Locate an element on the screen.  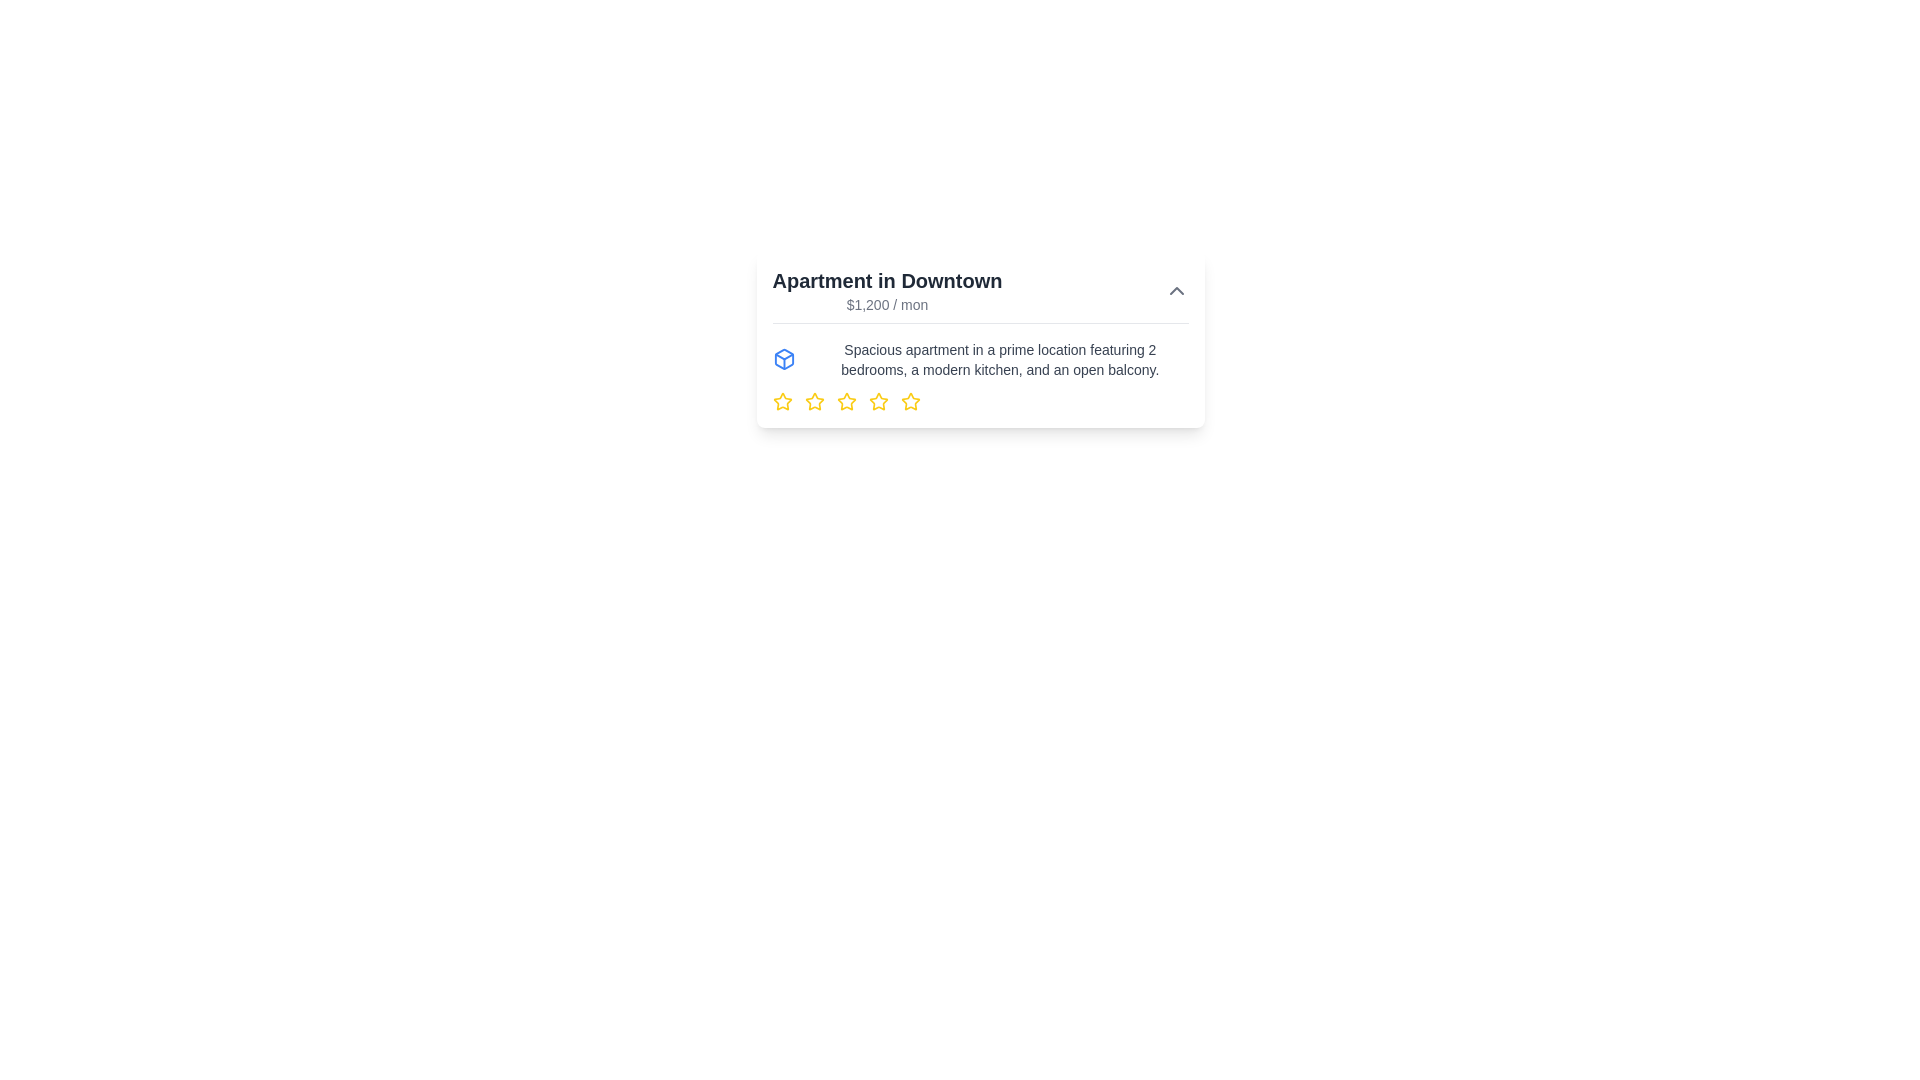
the text description of the spacious apartment, which is styled in a smaller gray font and located in the top-central region of the card layout, slightly right of center, above the yellow star icons is located at coordinates (1000, 358).